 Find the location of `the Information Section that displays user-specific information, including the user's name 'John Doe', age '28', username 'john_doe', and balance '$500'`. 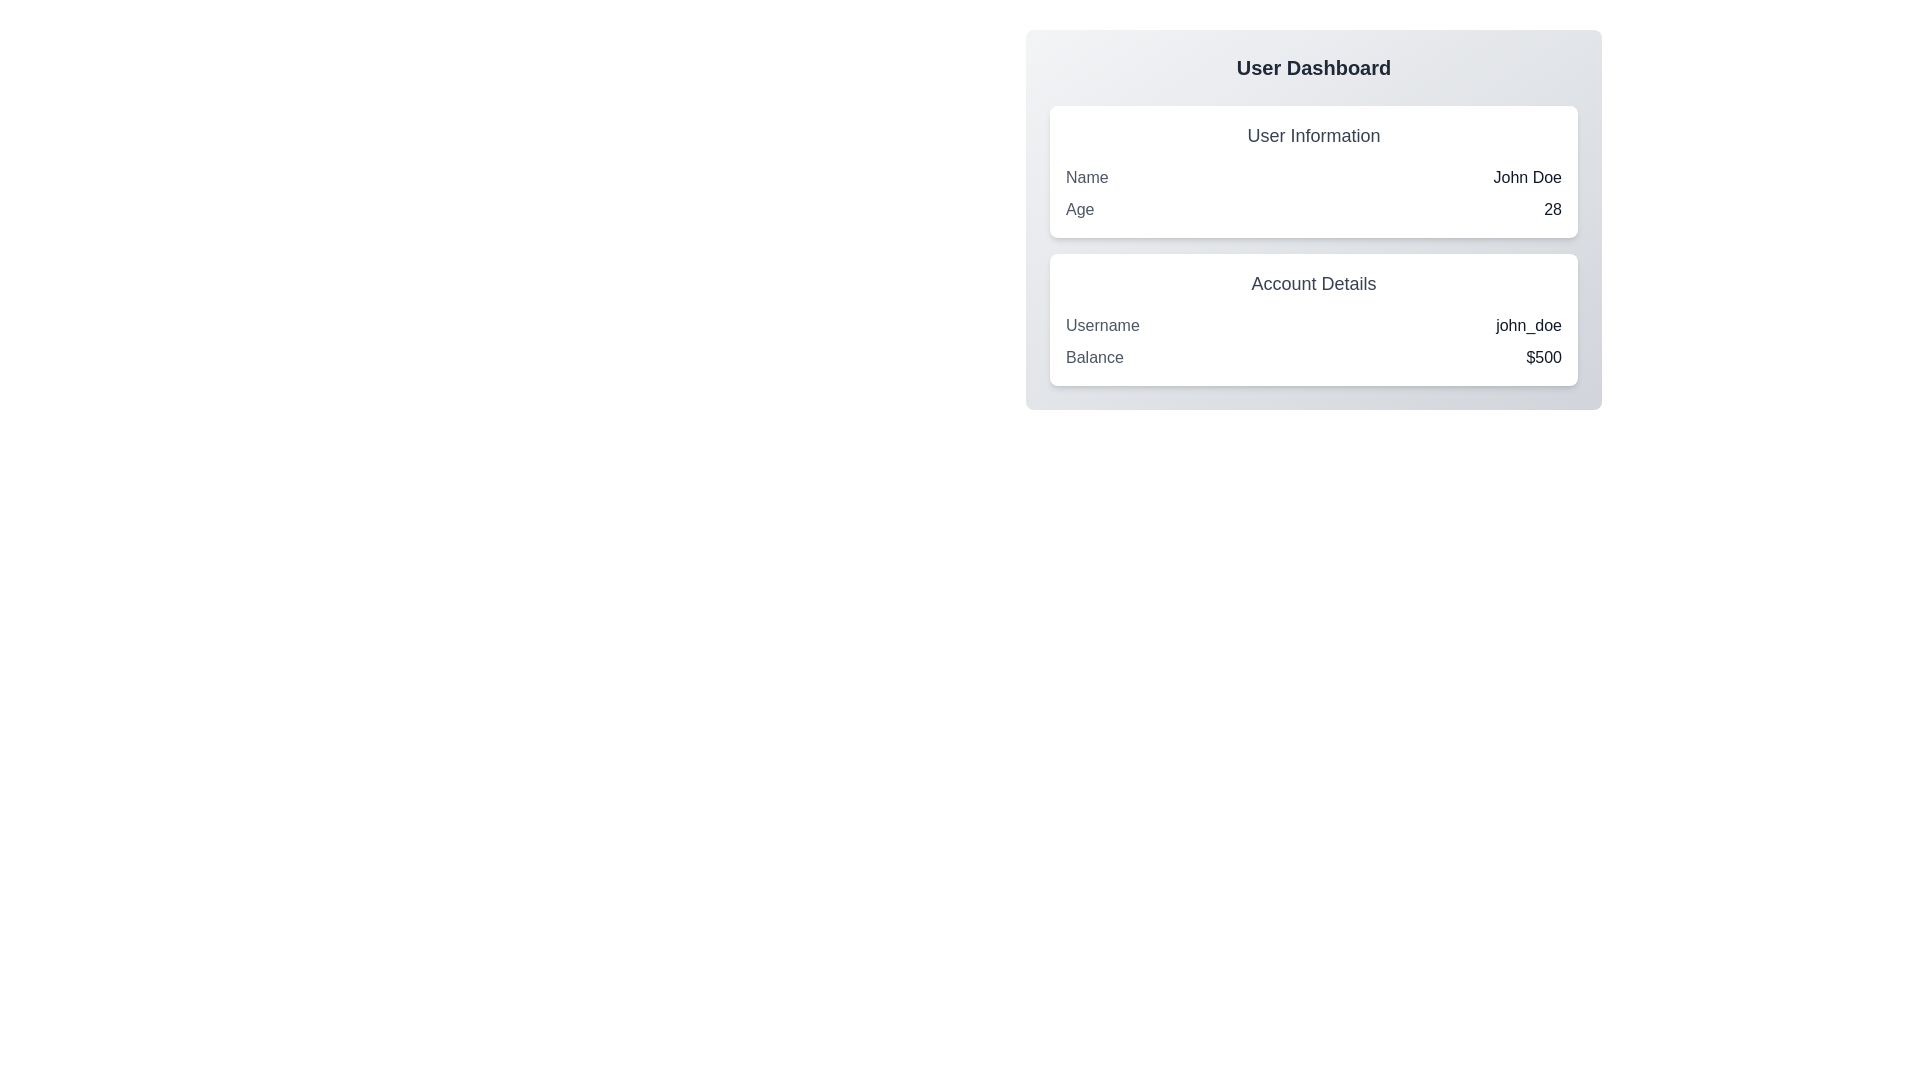

the Information Section that displays user-specific information, including the user's name 'John Doe', age '28', username 'john_doe', and balance '$500' is located at coordinates (1314, 219).